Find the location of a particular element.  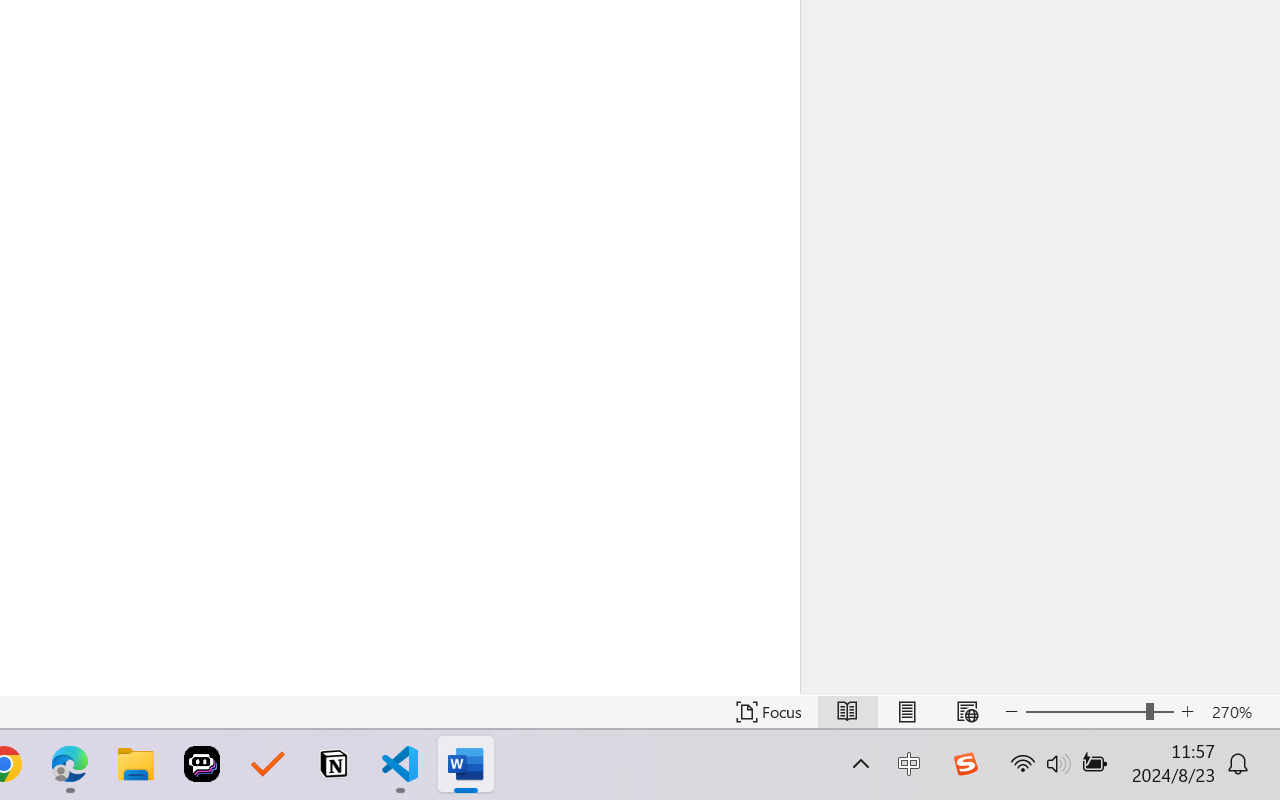

'Text Size' is located at coordinates (1099, 711).